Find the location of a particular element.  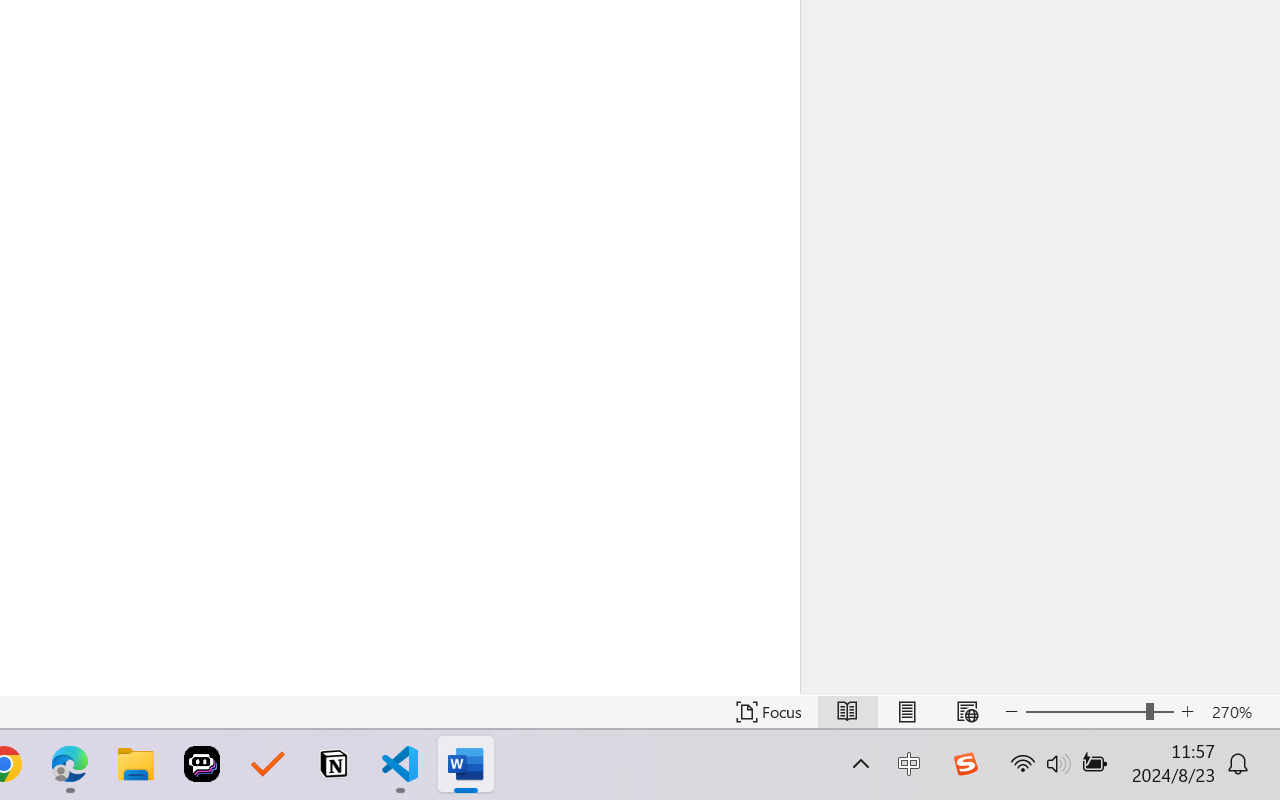

'Text Size' is located at coordinates (1099, 711).